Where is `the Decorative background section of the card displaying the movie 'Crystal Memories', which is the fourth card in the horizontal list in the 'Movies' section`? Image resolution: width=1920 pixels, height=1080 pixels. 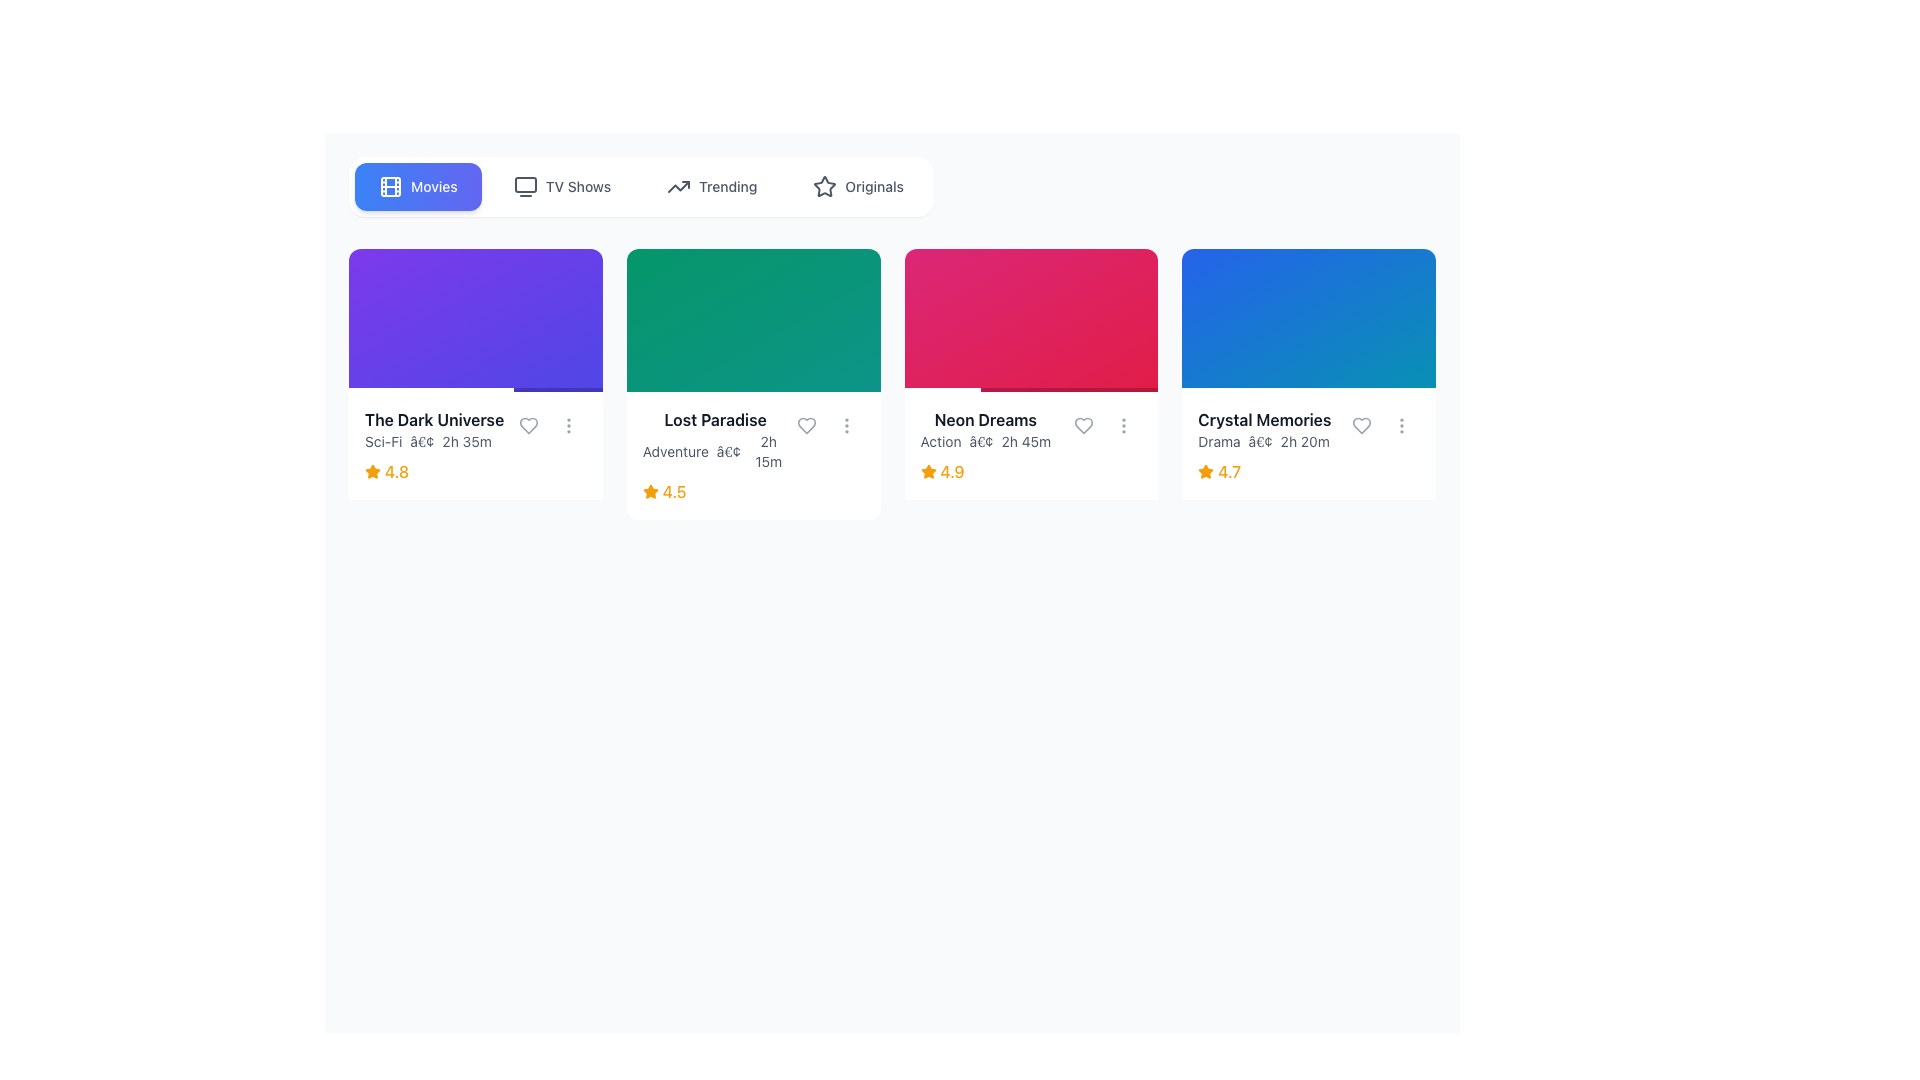
the Decorative background section of the card displaying the movie 'Crystal Memories', which is the fourth card in the horizontal list in the 'Movies' section is located at coordinates (1309, 319).